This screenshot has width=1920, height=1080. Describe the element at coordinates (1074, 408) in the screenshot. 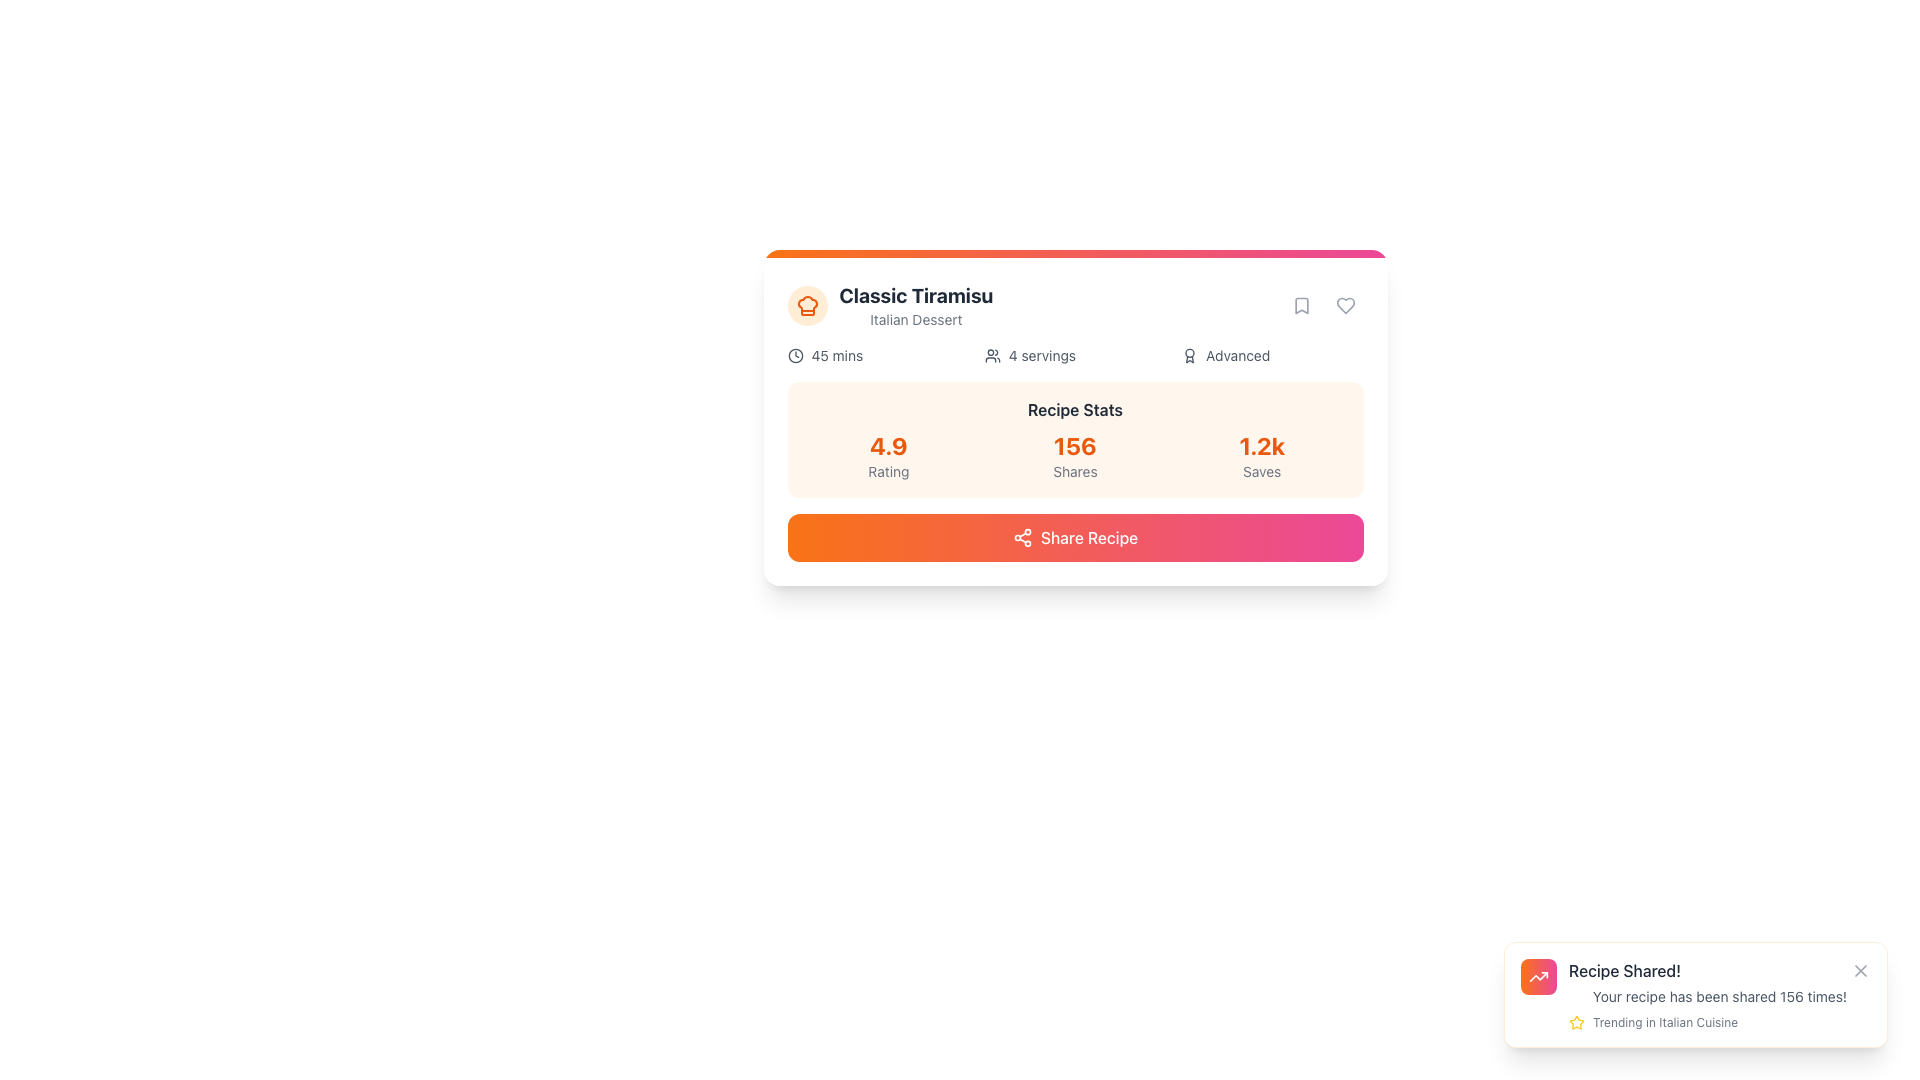

I see `the text label that categorizes the statistics section for recipe-related stats, positioned centrally below the main title 'Classic Tiramisu'` at that location.